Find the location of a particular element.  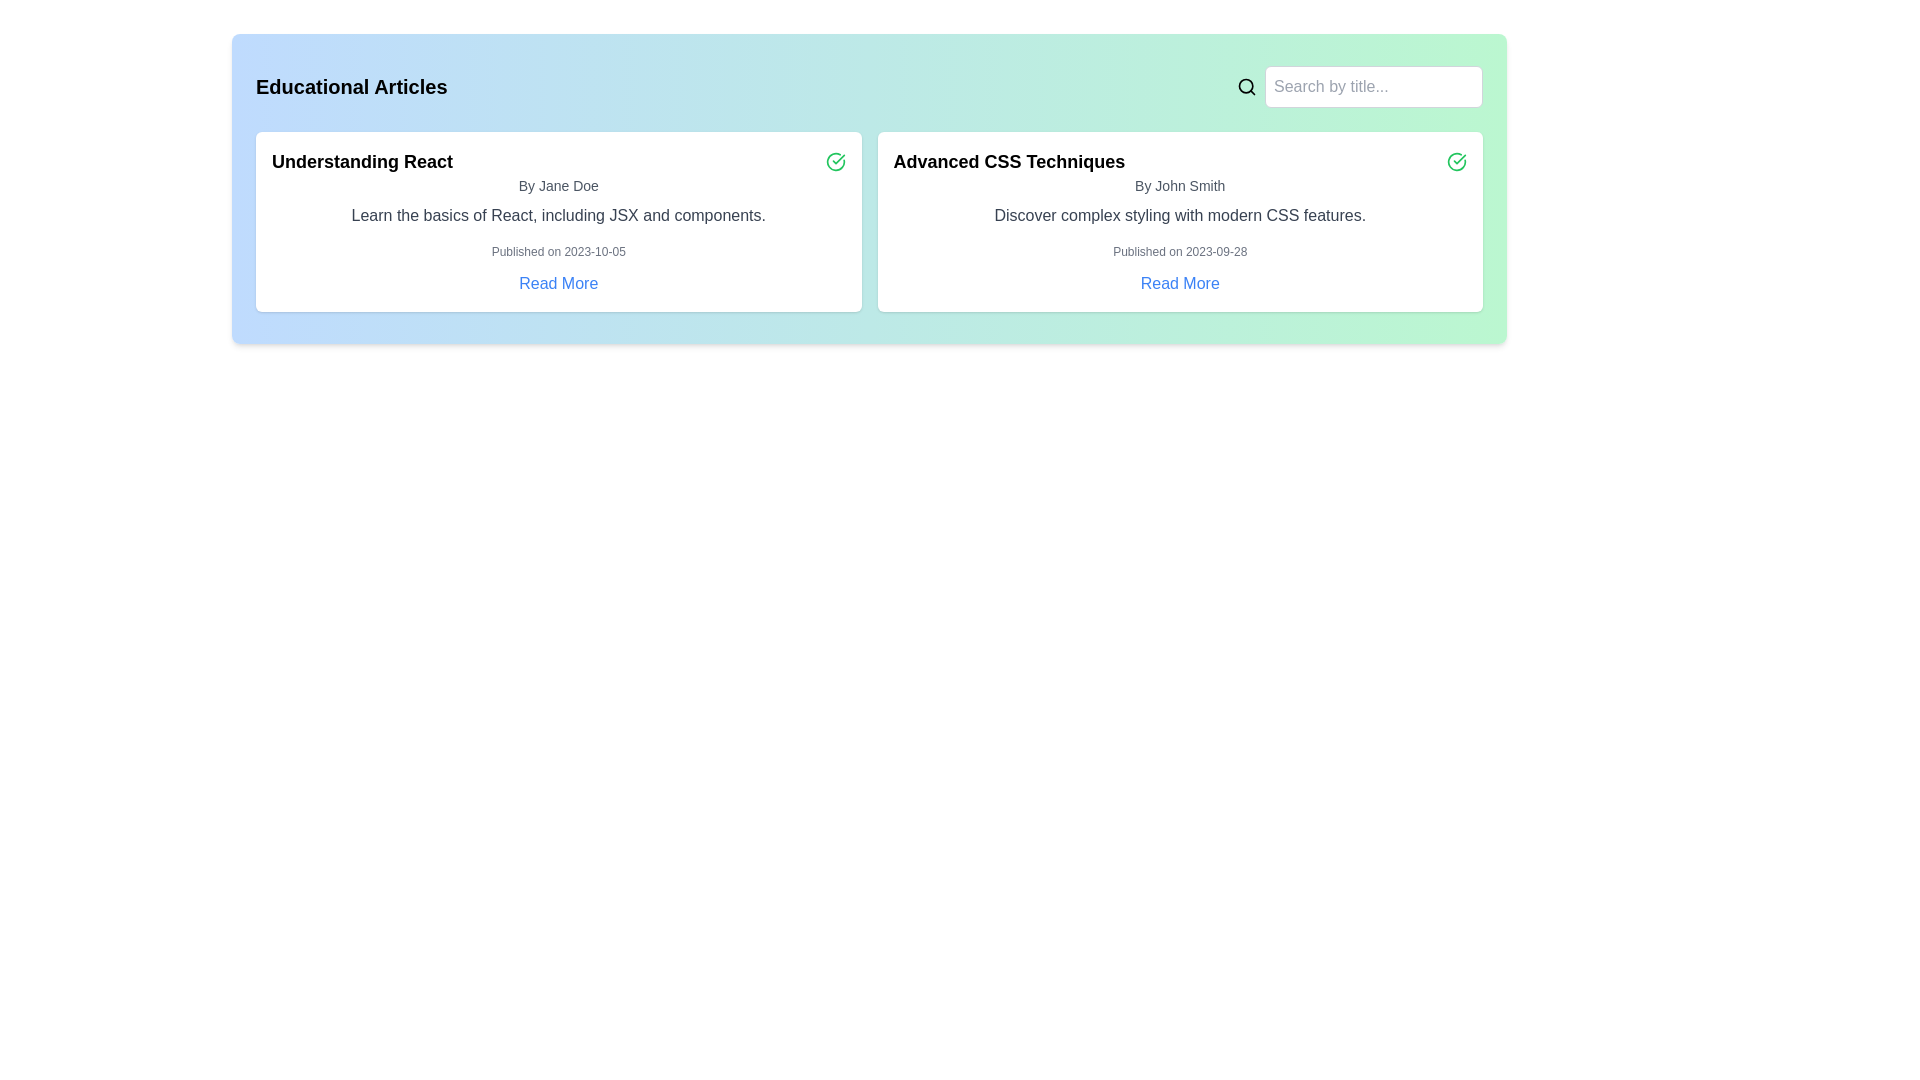

the static text element that indicates the publication date of the content associated with 'Understanding React', located above the 'Read More' link and below the description text is located at coordinates (558, 250).